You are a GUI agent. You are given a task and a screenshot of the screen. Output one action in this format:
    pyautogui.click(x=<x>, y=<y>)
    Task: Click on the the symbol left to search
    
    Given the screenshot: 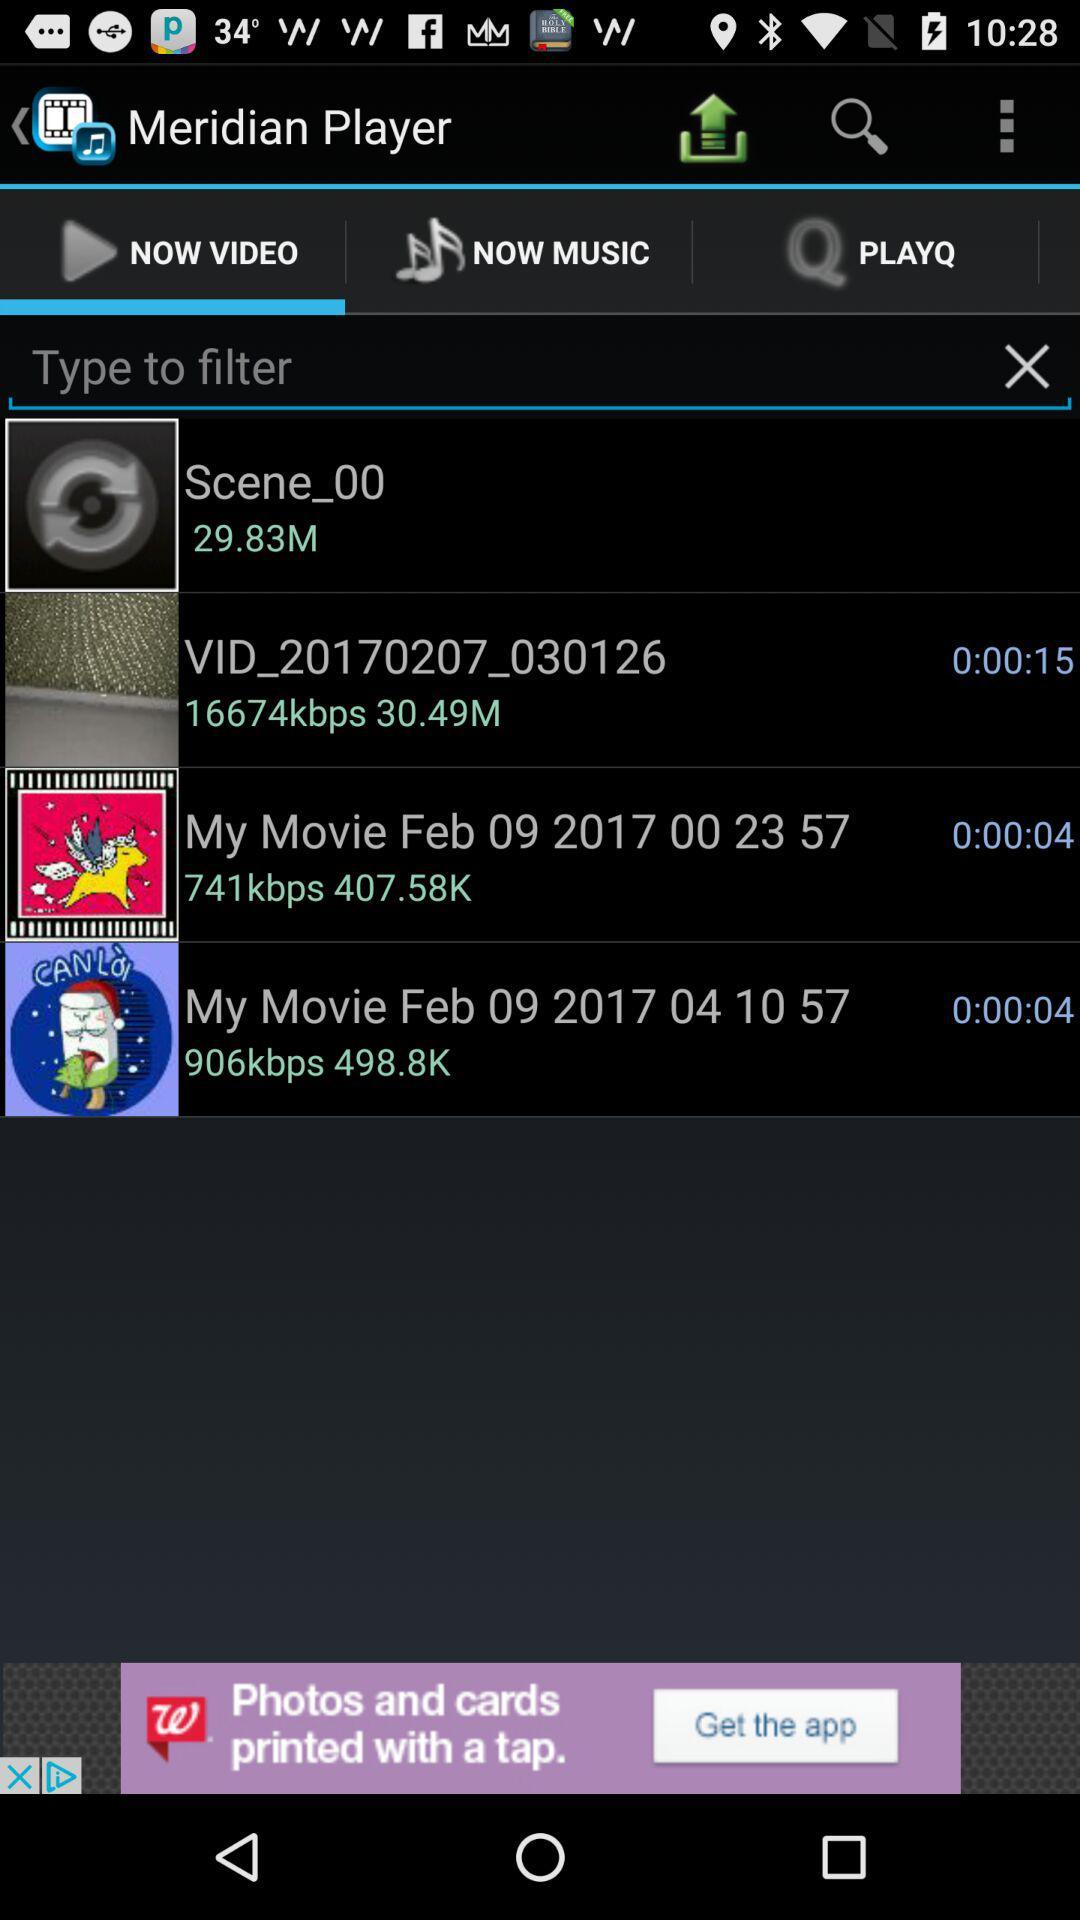 What is the action you would take?
    pyautogui.click(x=711, y=124)
    